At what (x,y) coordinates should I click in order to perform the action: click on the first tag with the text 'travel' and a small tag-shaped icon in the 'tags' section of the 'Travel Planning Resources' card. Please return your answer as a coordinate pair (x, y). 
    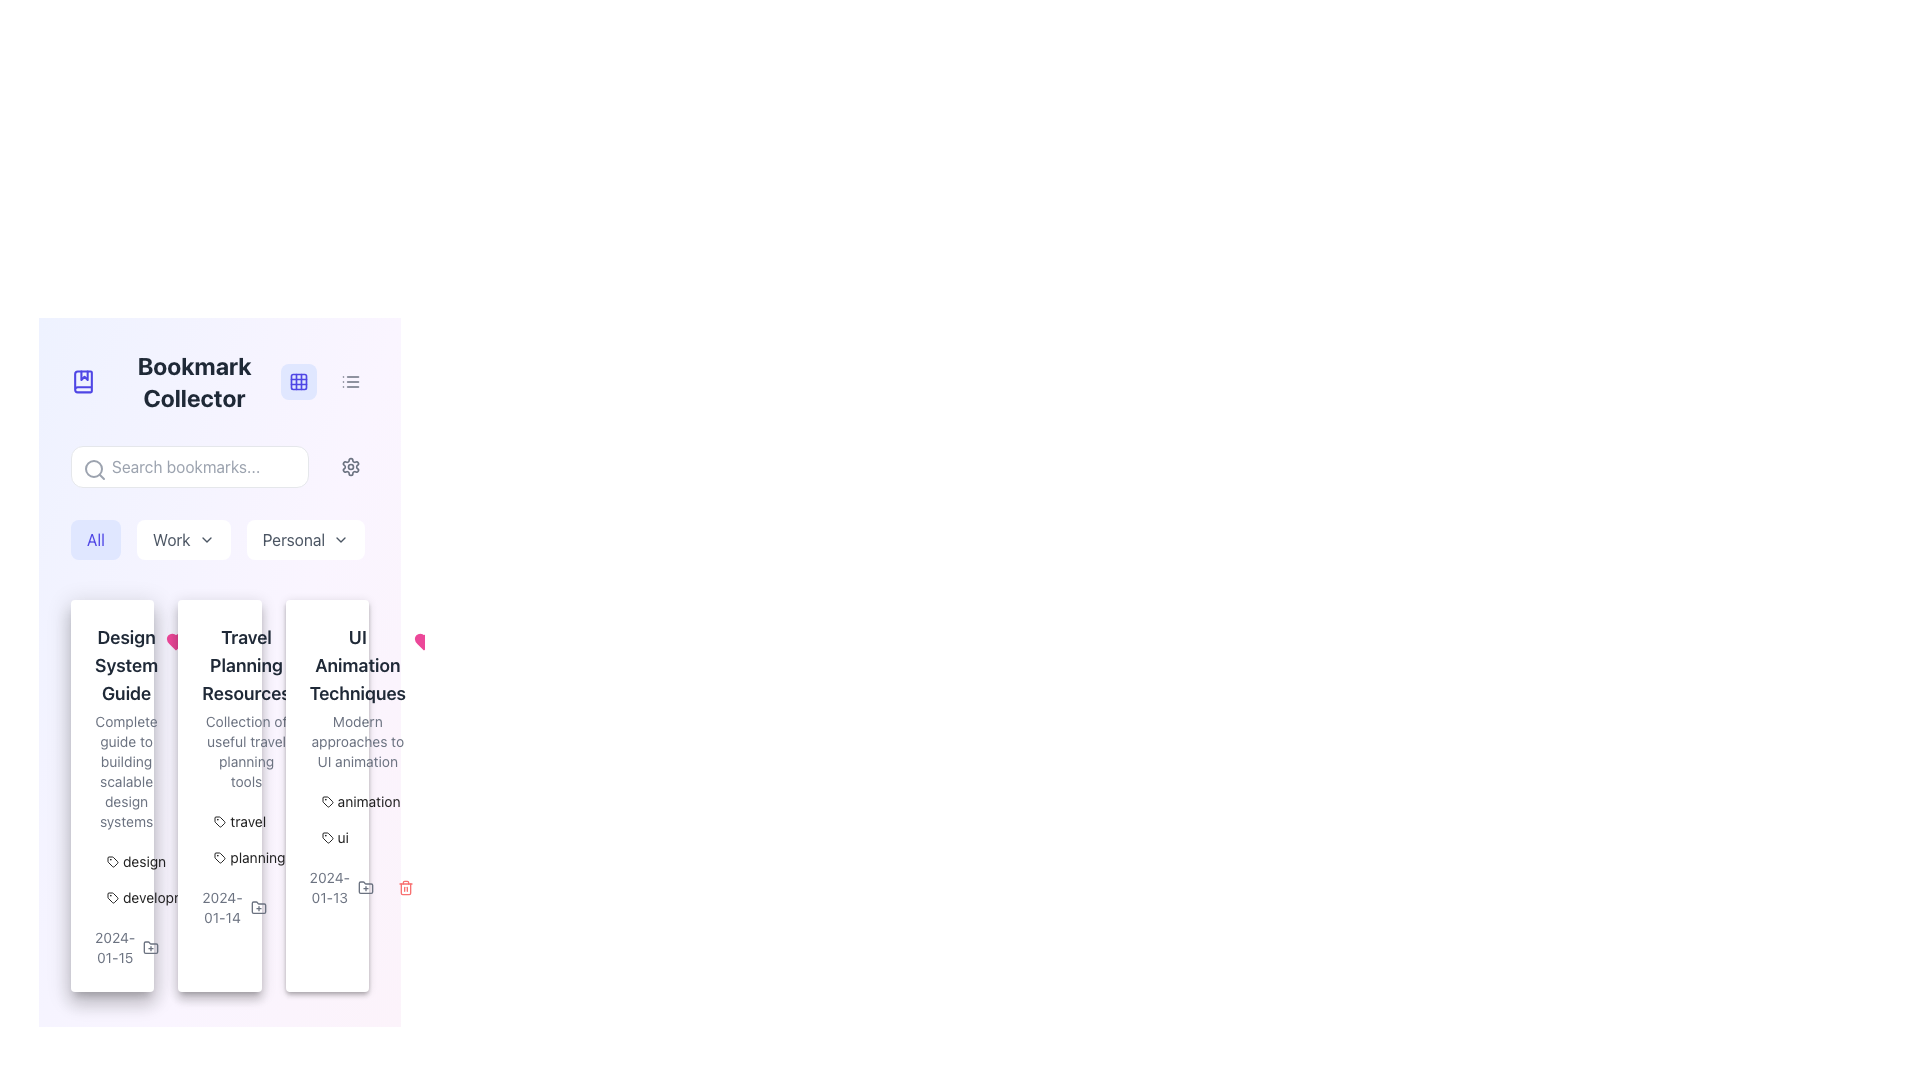
    Looking at the image, I should click on (240, 821).